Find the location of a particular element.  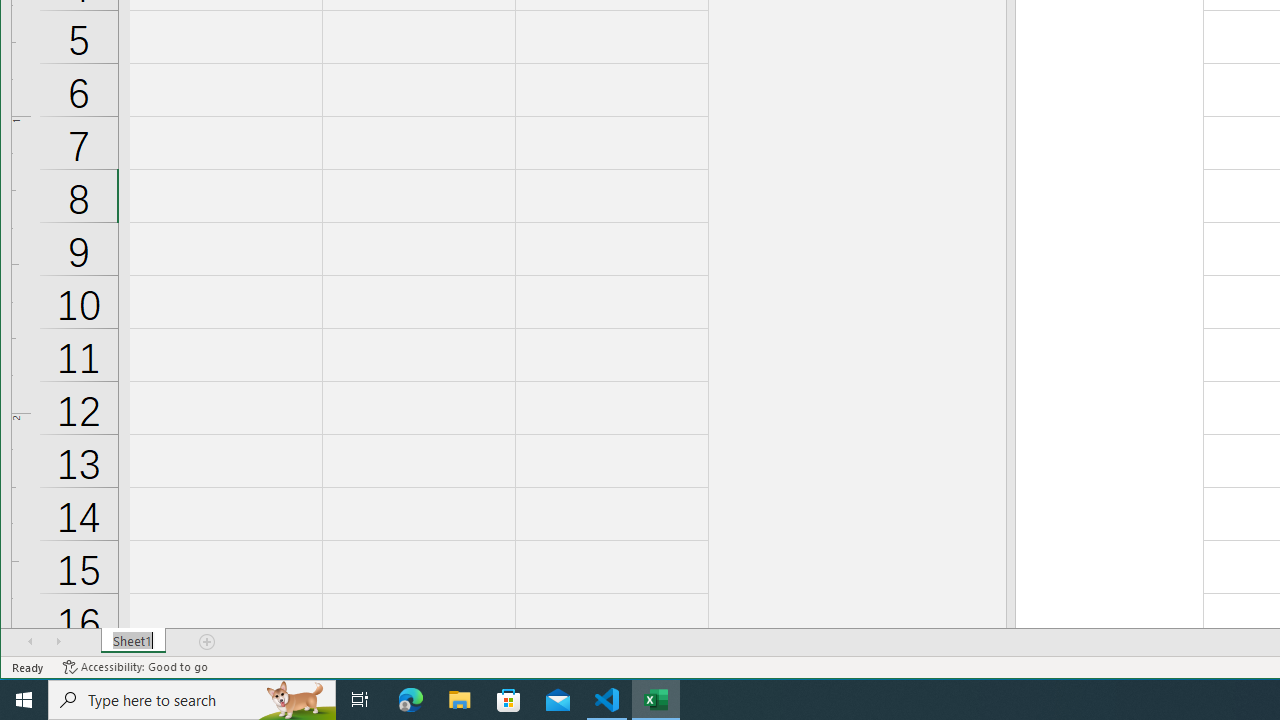

'Search highlights icon opens search home window' is located at coordinates (294, 698).